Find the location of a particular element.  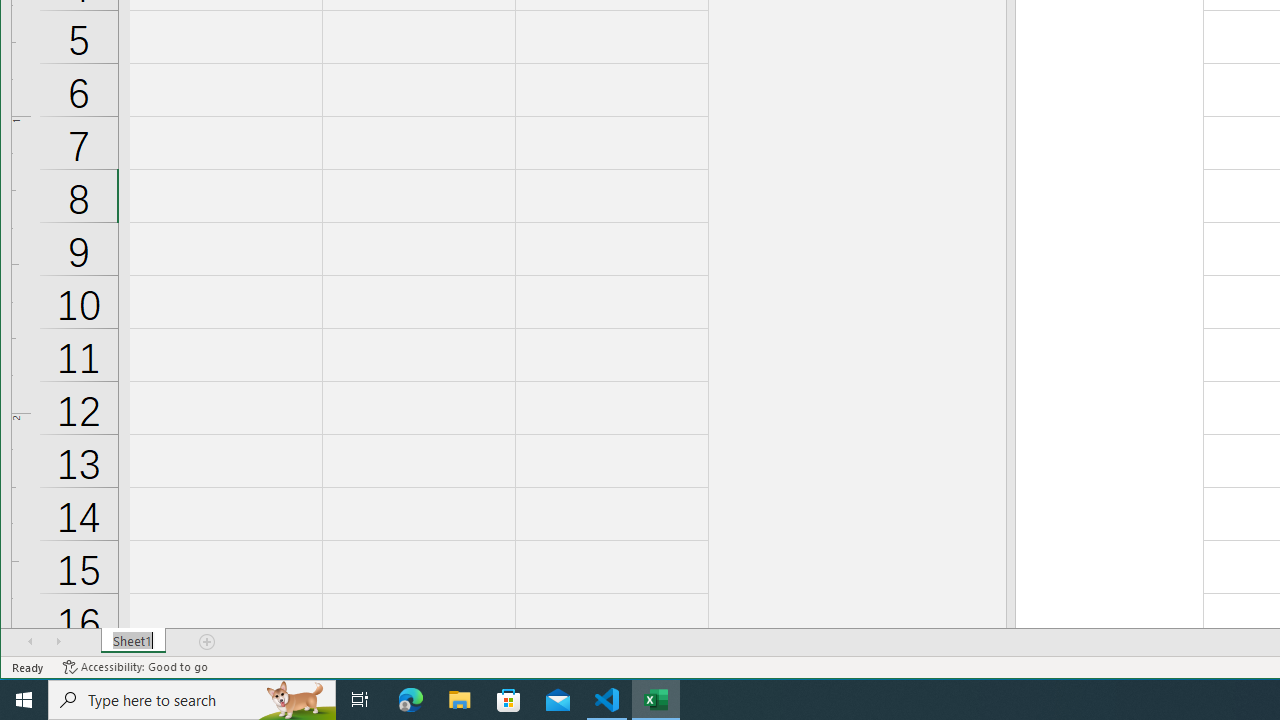

'Search highlights icon opens search home window' is located at coordinates (294, 698).